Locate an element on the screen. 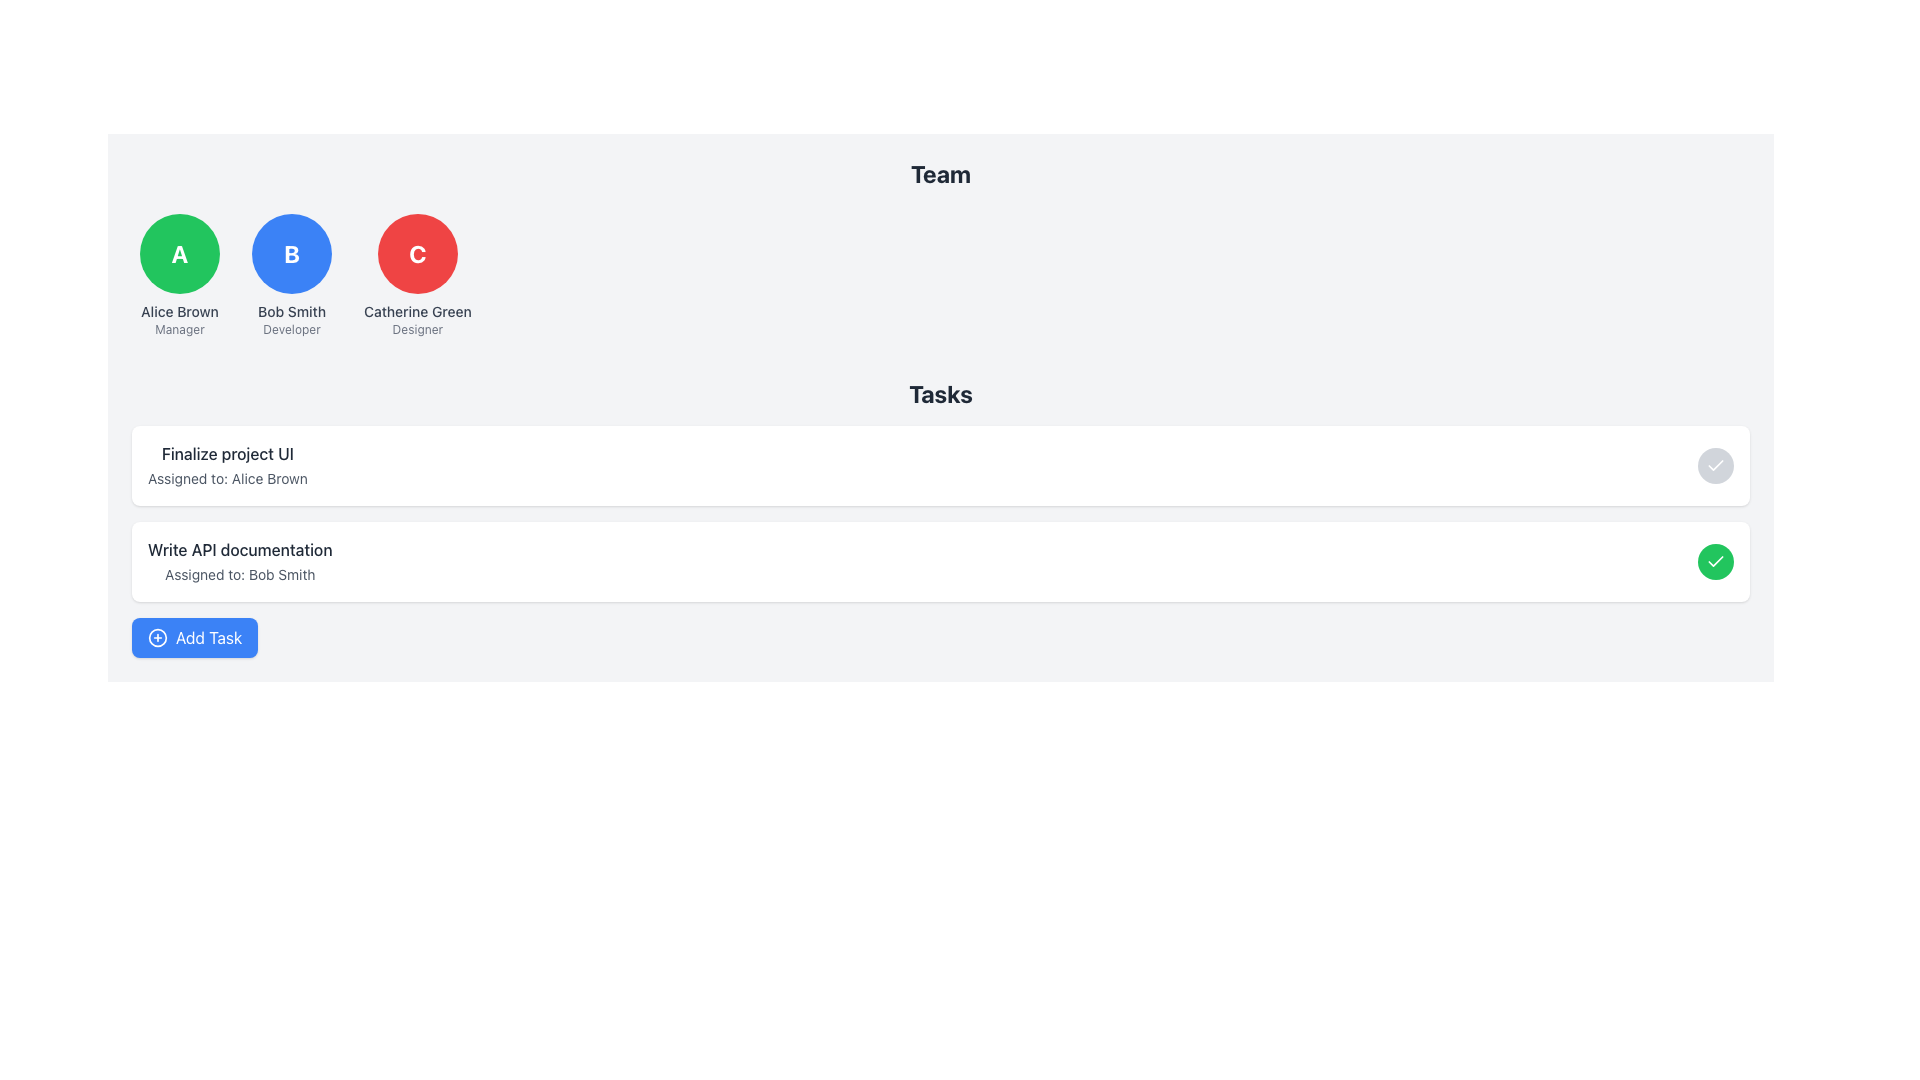 This screenshot has height=1080, width=1920. the circular outline of the plus-circle design within the 'Add Task' button located in the bottom-left area of the SVG icon is located at coordinates (157, 637).